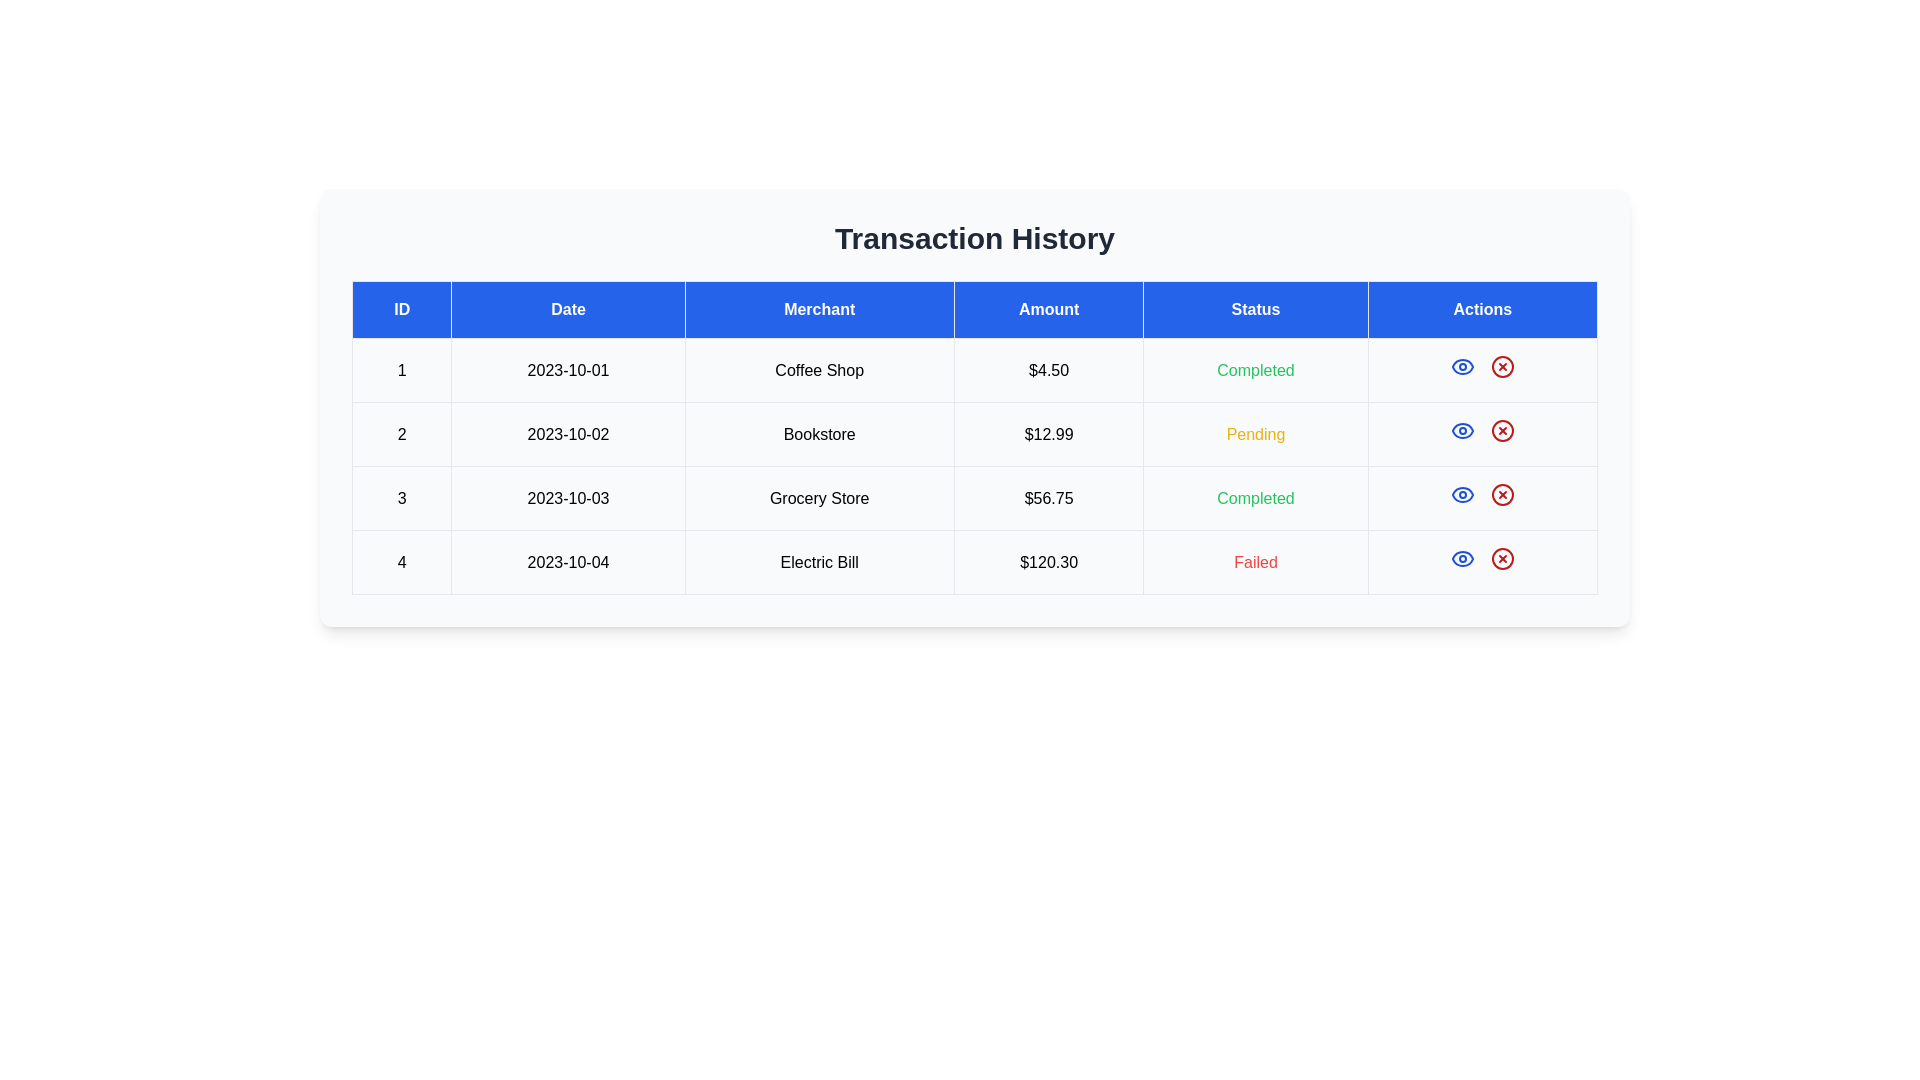  I want to click on the text of transaction entry 4, so click(974, 562).